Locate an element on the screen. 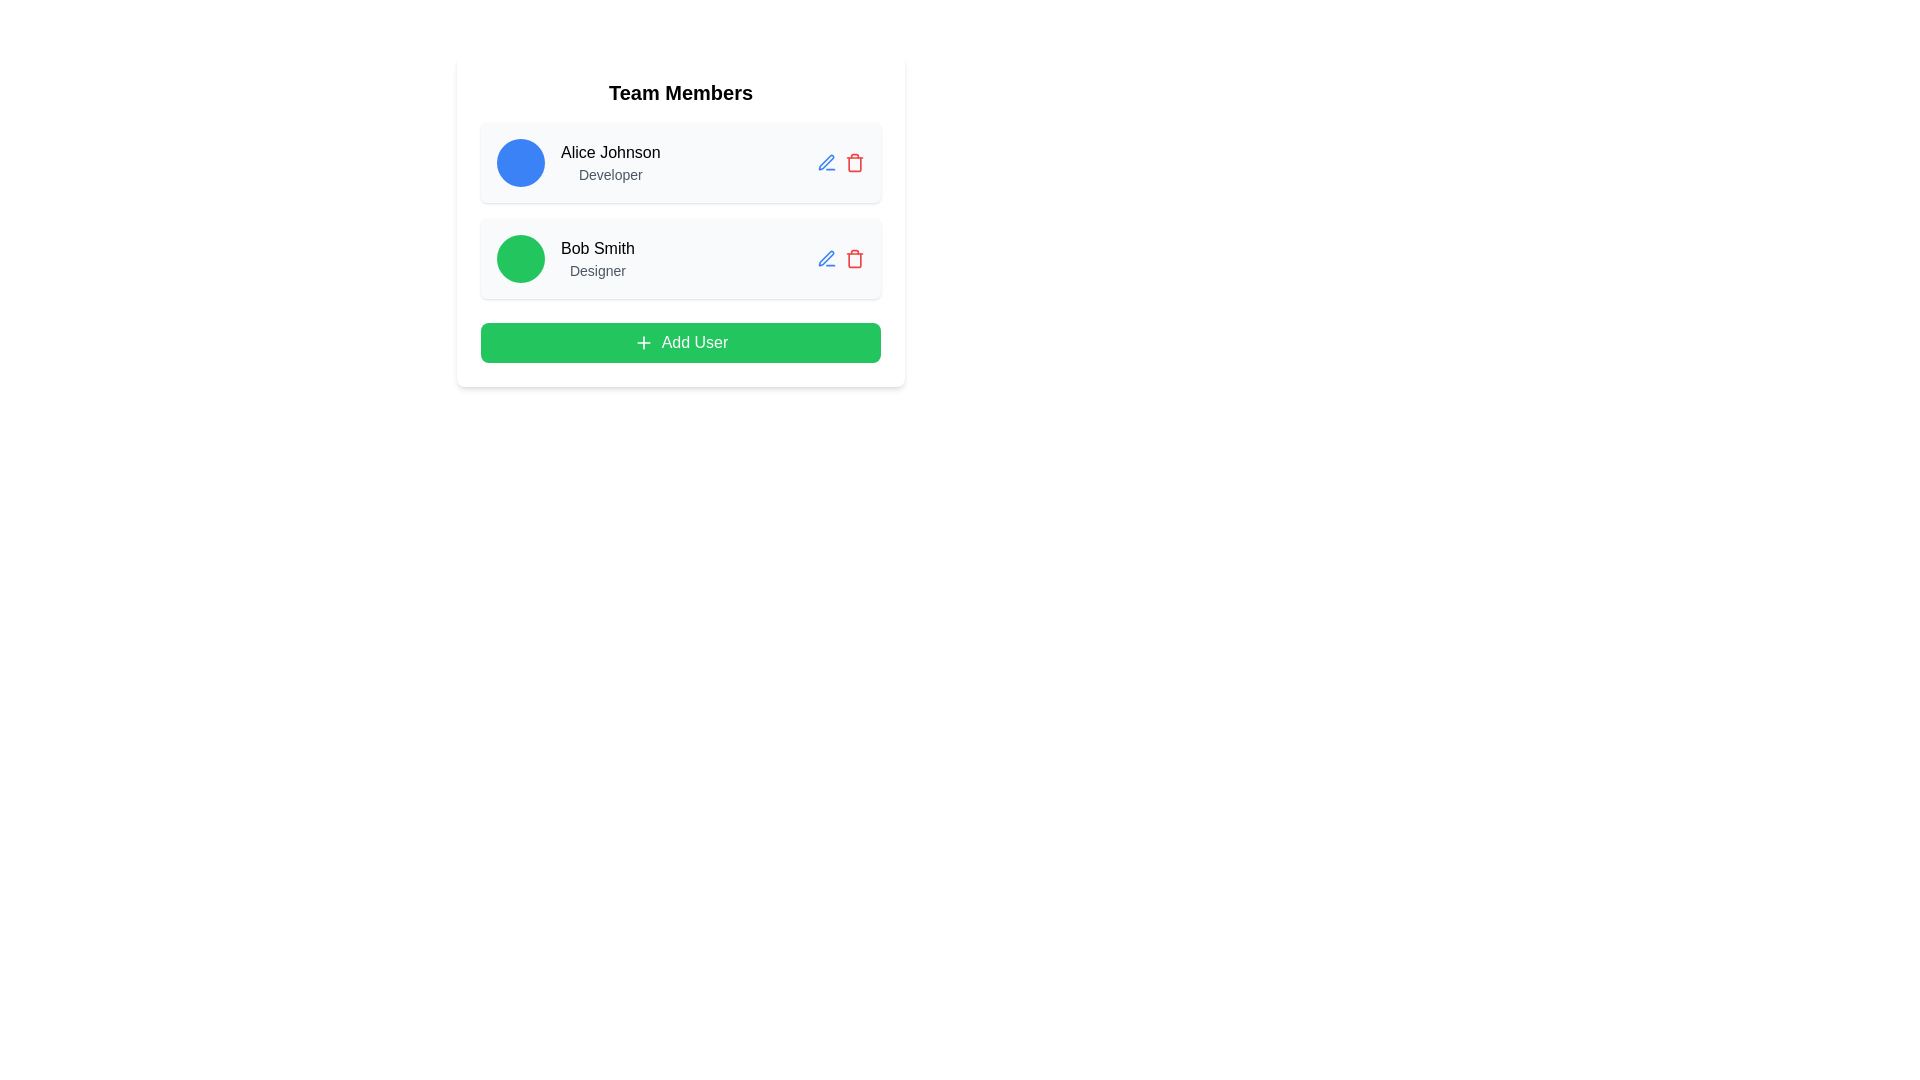 This screenshot has width=1920, height=1080. the title label at the top of the card that displays team members and related actions is located at coordinates (681, 92).